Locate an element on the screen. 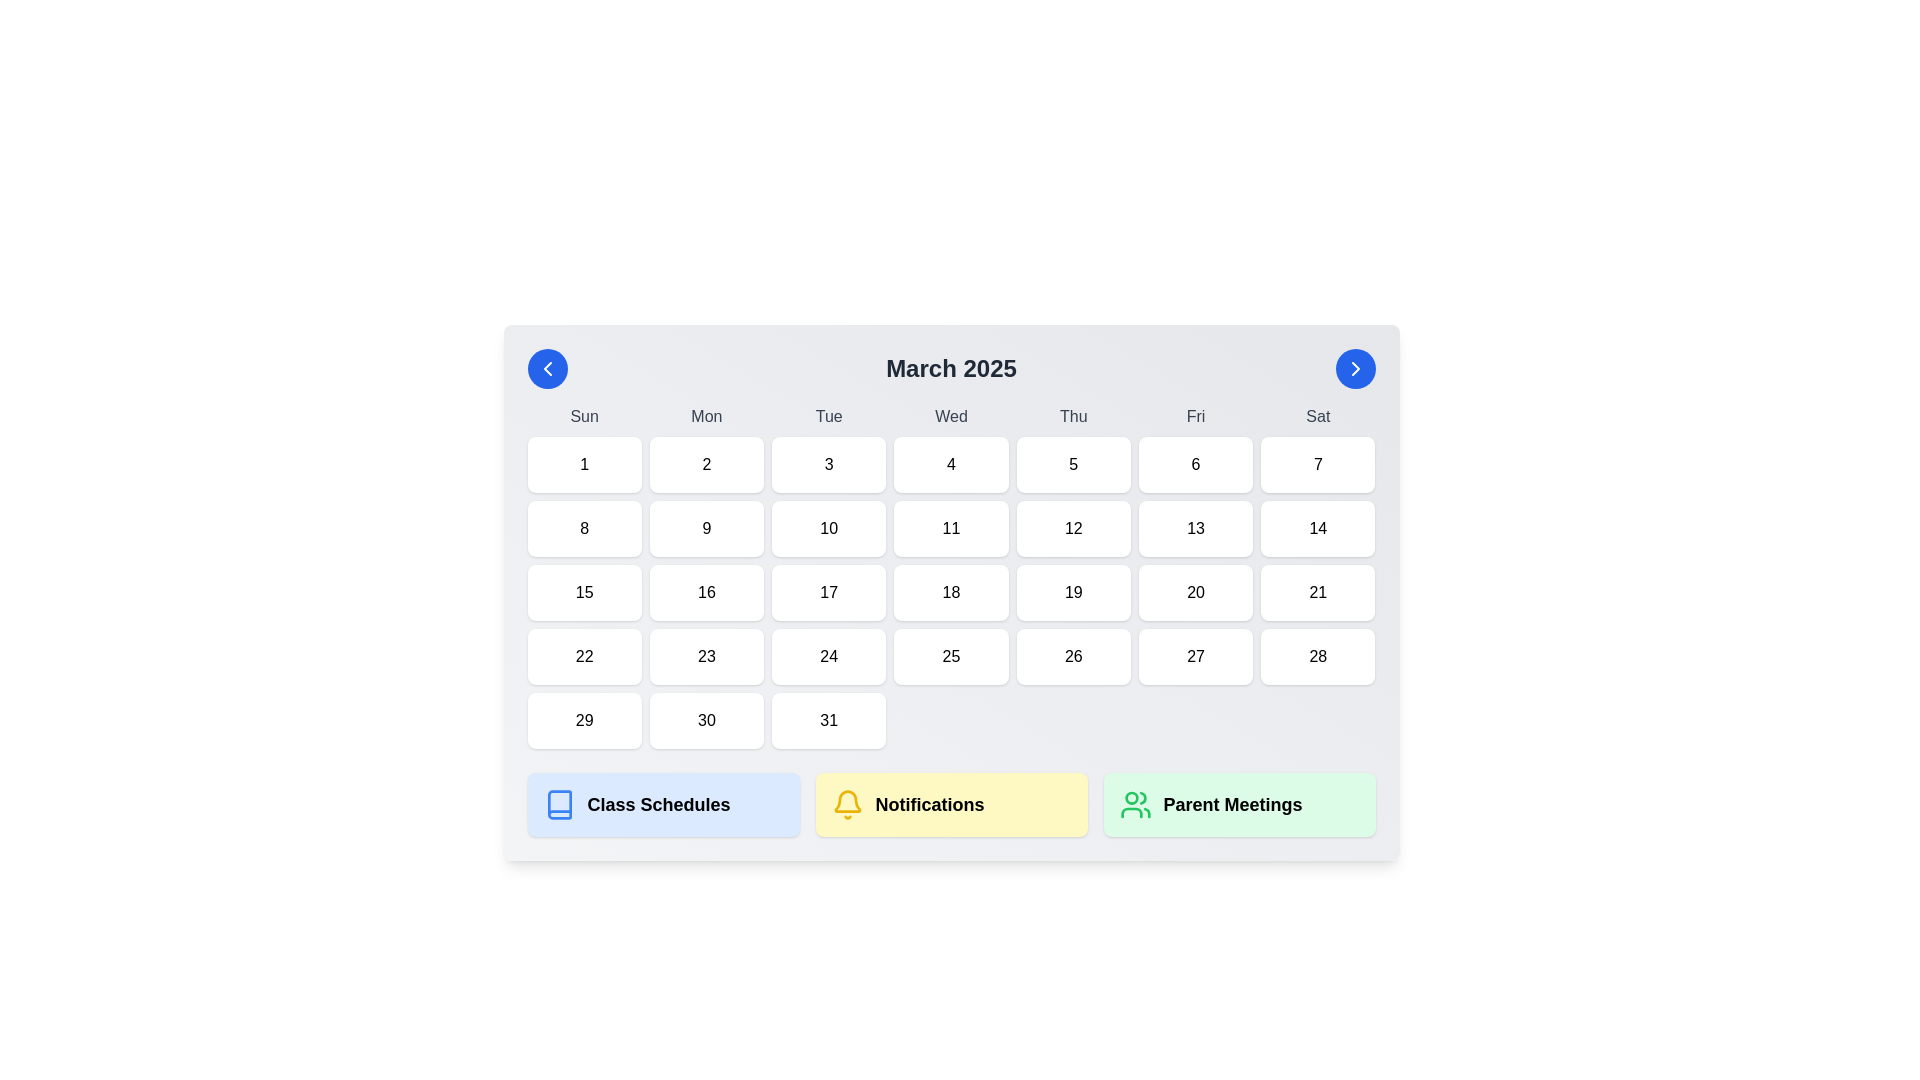  the Calendar date cell displaying '14' in bold black font is located at coordinates (1318, 527).